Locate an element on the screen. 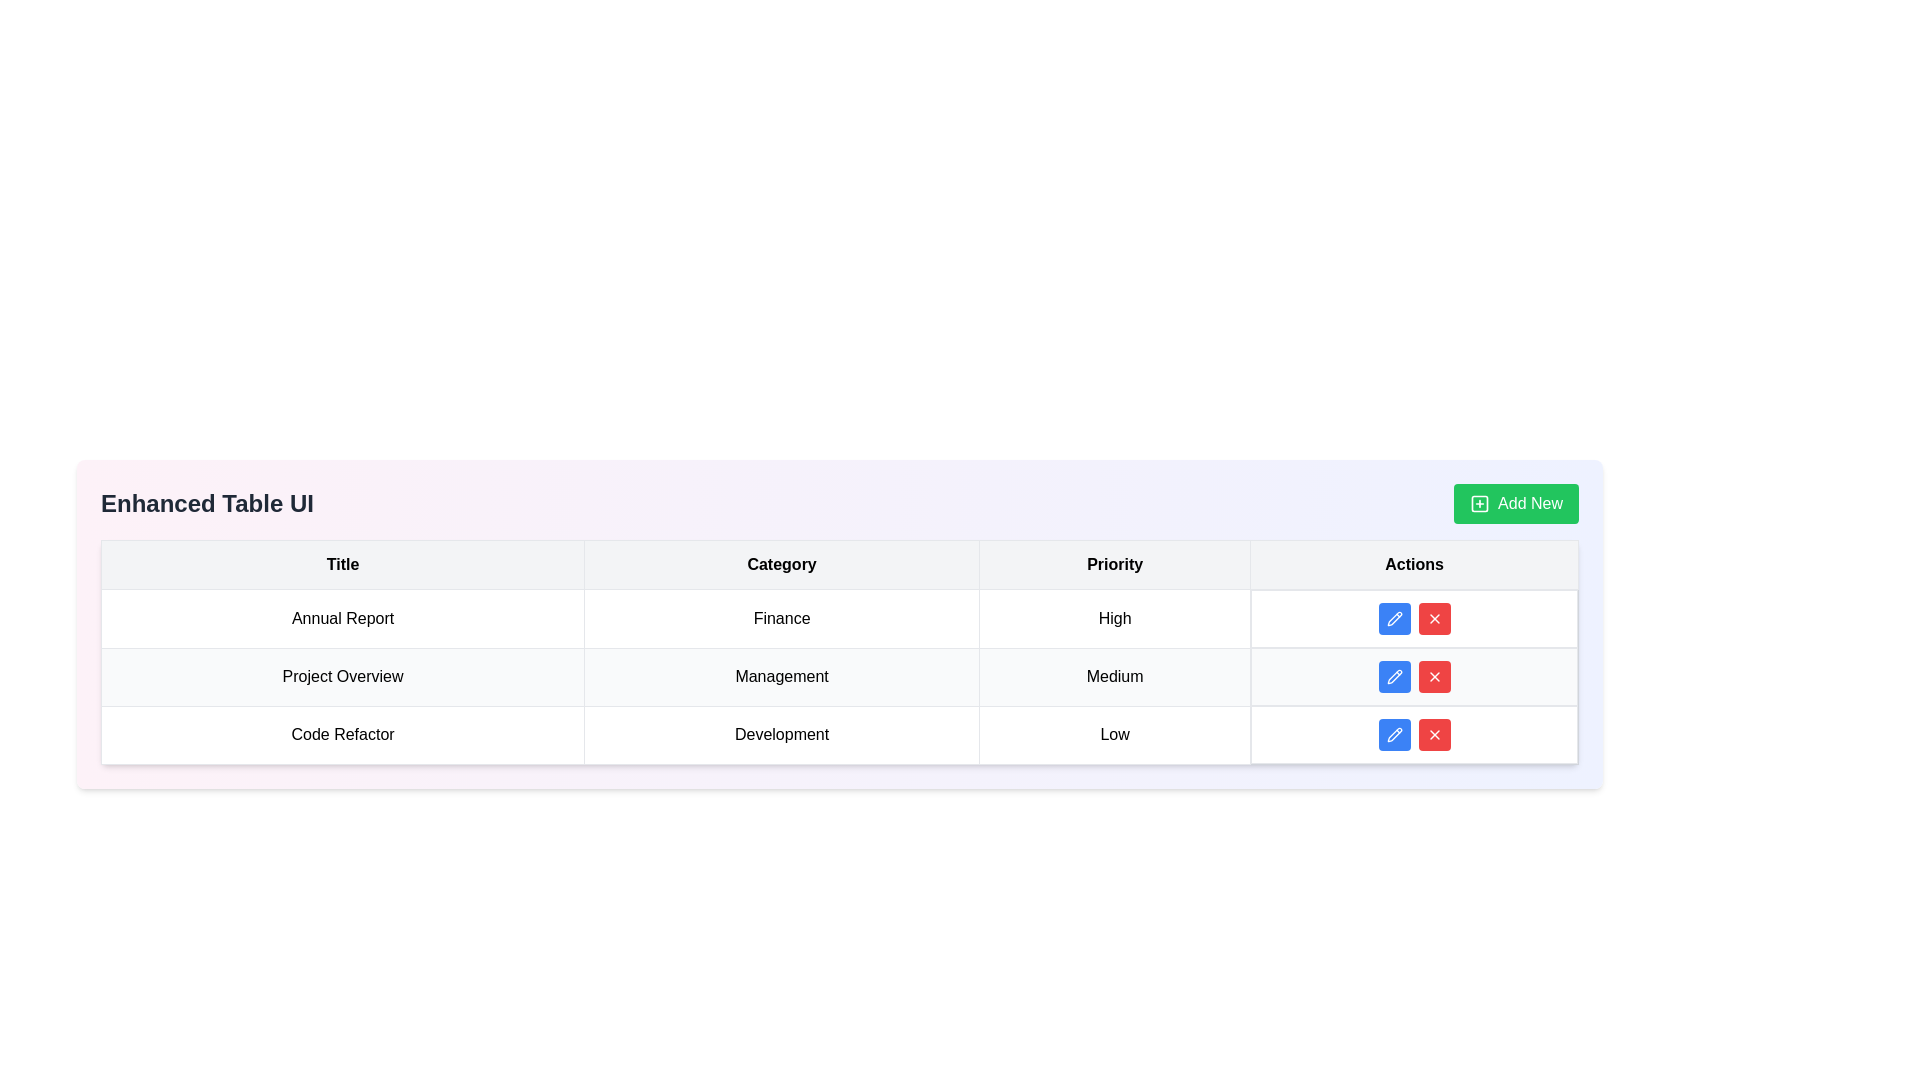  the first button in the 'Actions' column of the table corresponding to the 'Annual Report' entry is located at coordinates (1393, 617).